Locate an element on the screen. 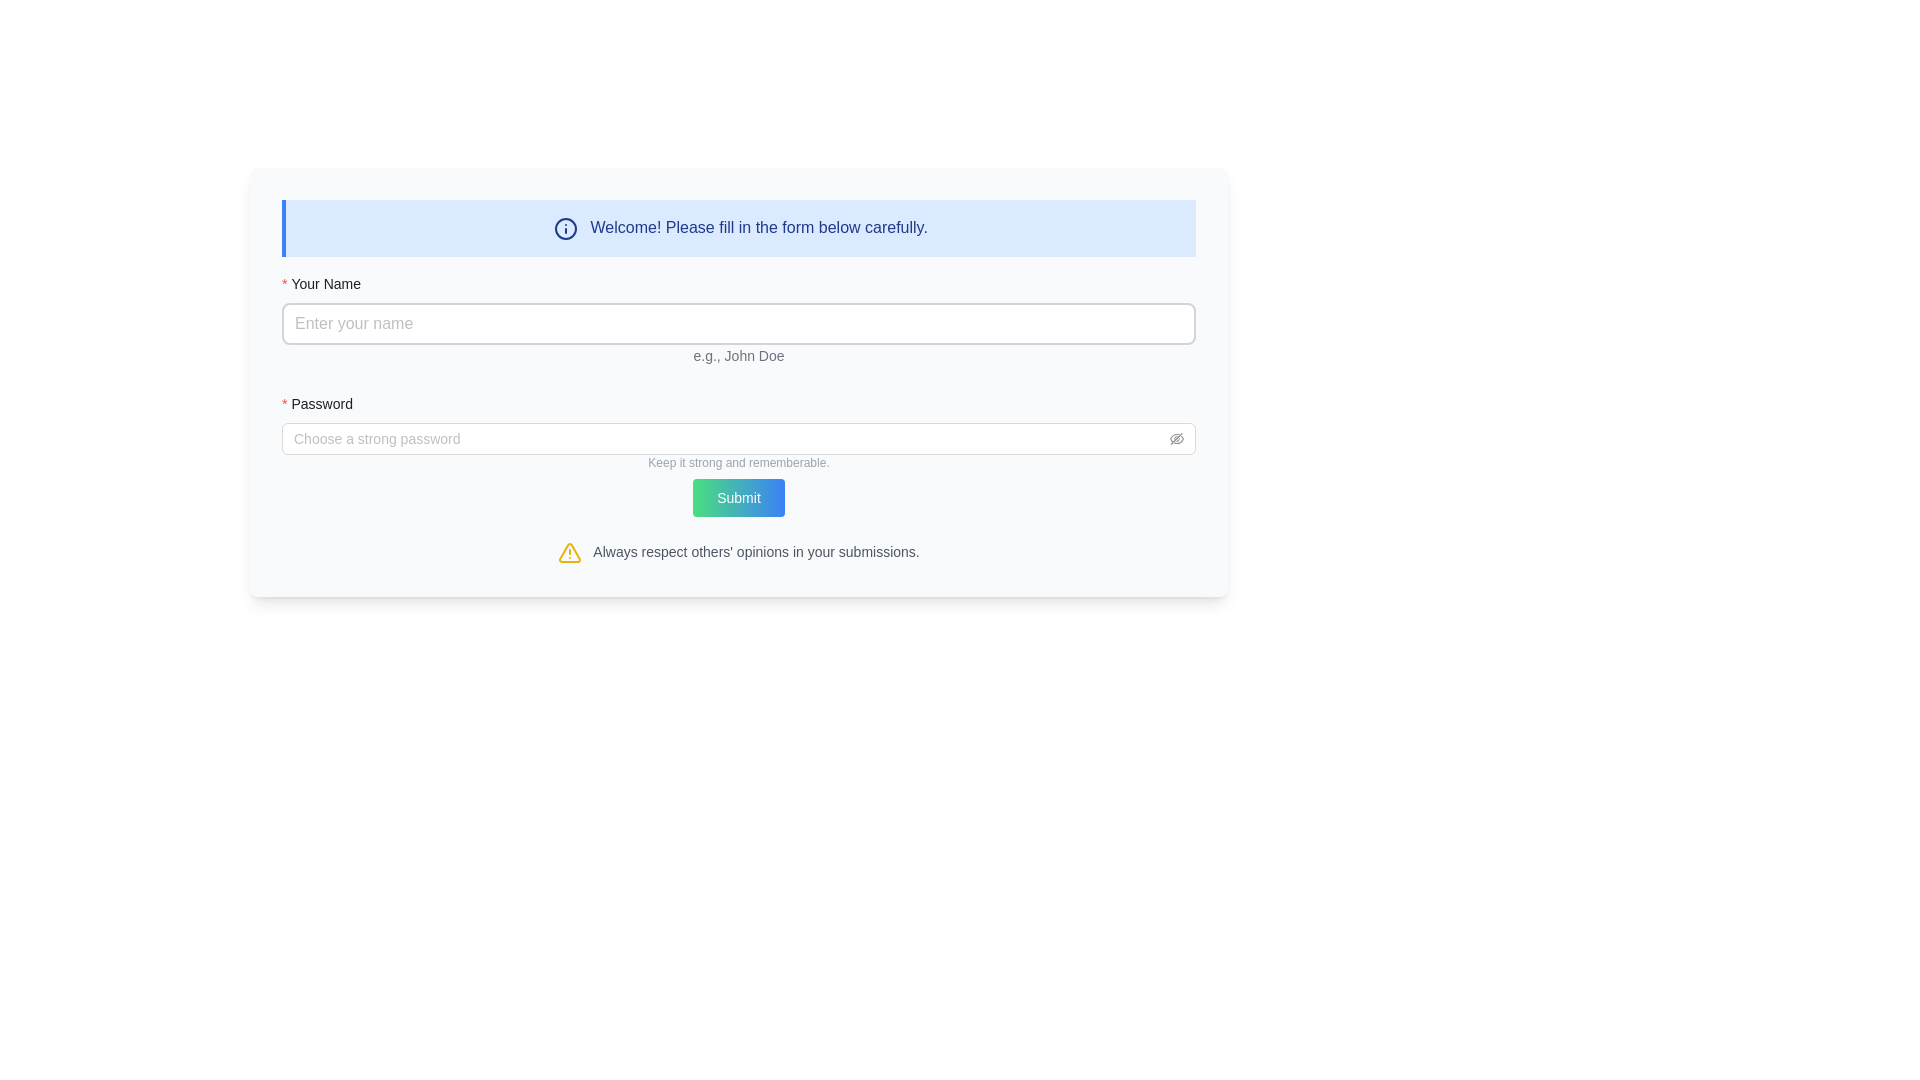 Image resolution: width=1920 pixels, height=1080 pixels. the attention-drawing icon located to the left side of the welcome message at the top of the form, which emphasizes the importance of the instructions provided next to it is located at coordinates (569, 552).